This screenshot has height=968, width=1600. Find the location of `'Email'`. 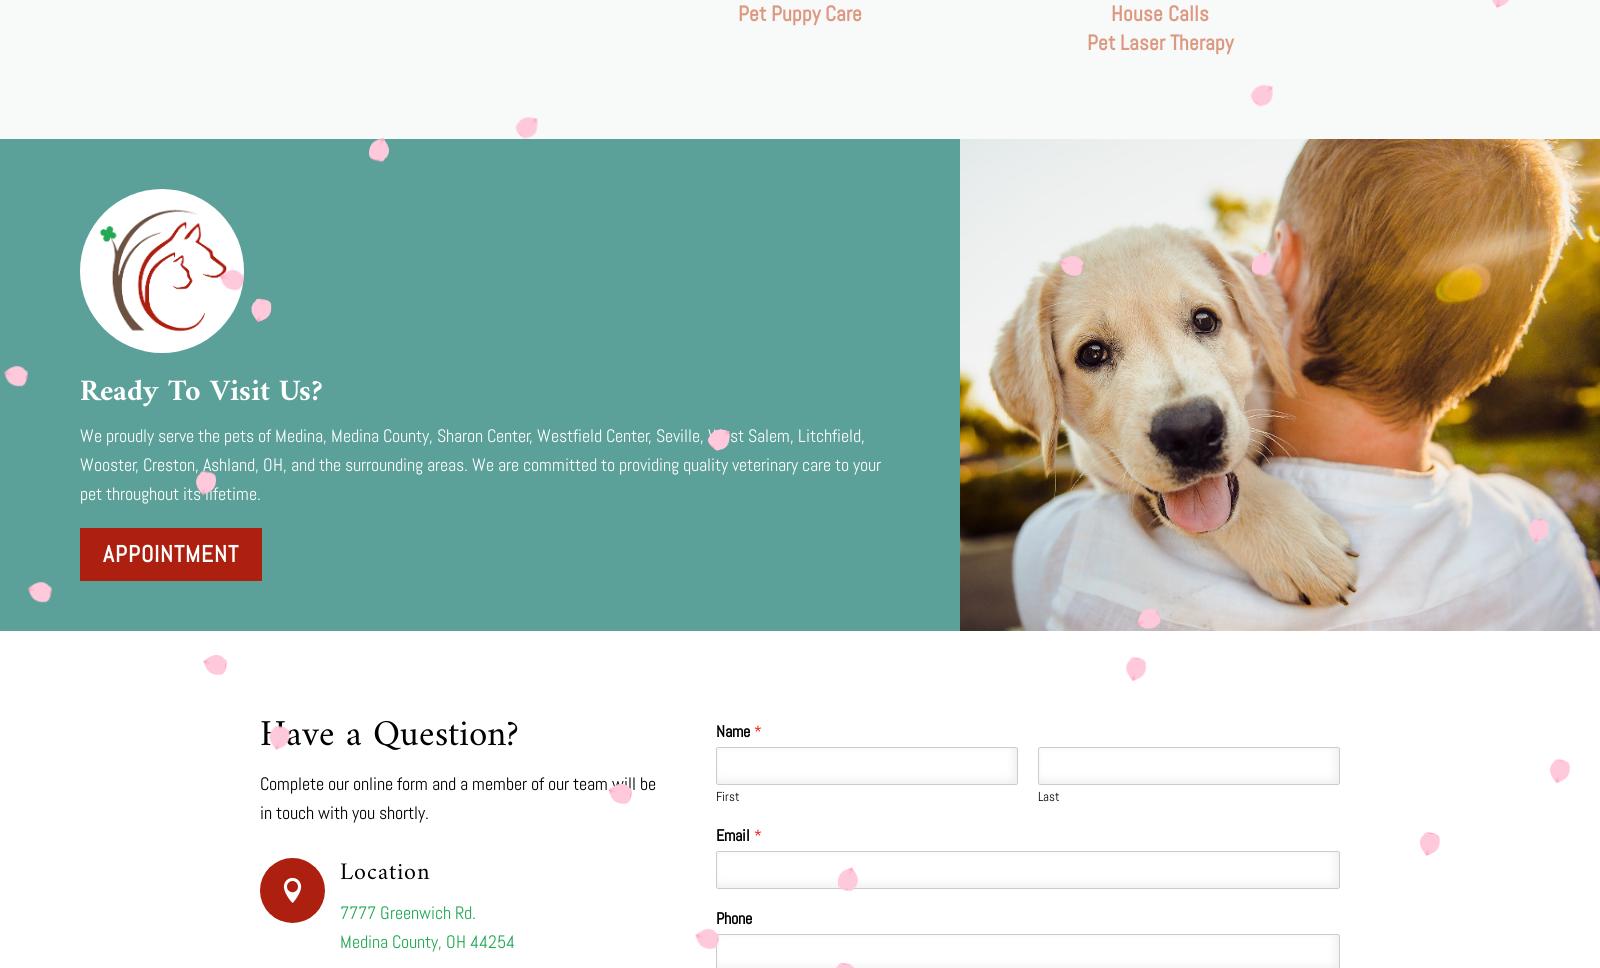

'Email' is located at coordinates (733, 835).